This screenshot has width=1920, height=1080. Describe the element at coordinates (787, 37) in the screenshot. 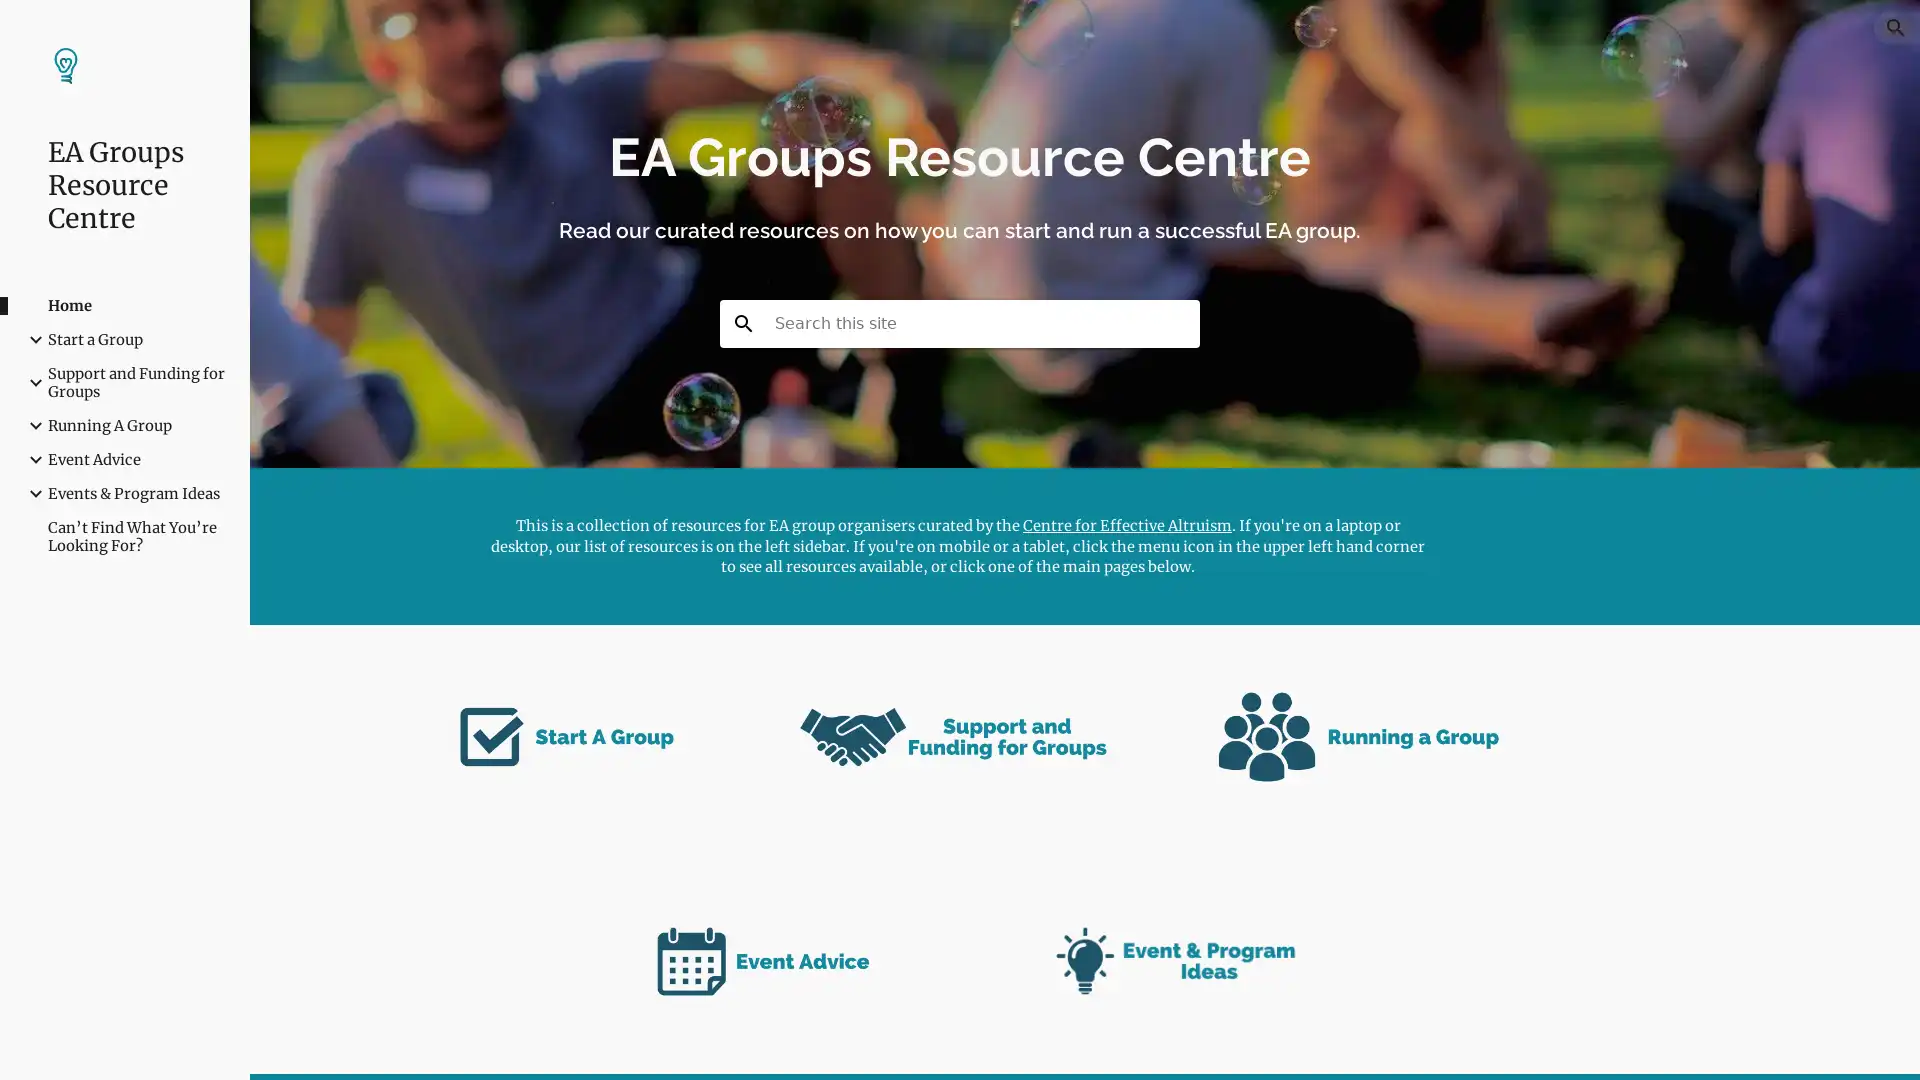

I see `Skip to main content` at that location.